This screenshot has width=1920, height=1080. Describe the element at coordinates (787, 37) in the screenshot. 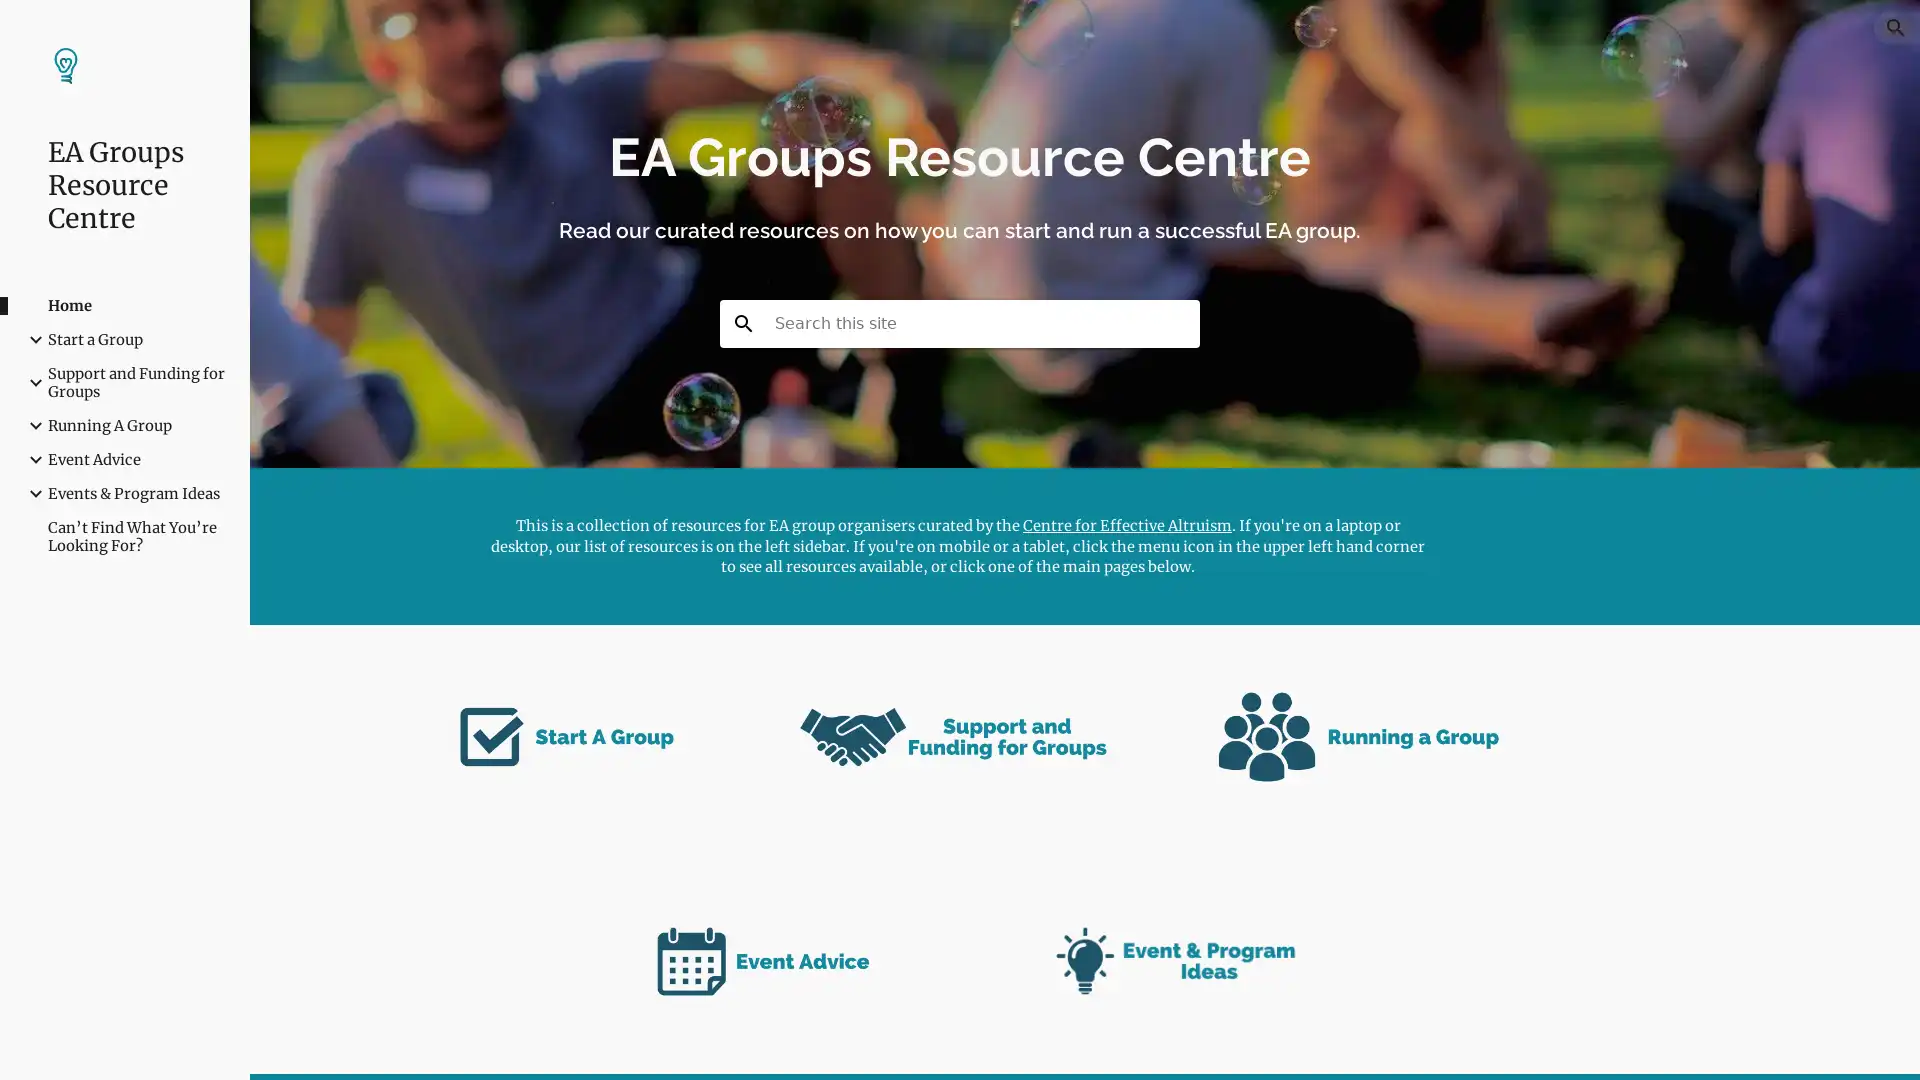

I see `Skip to main content` at that location.